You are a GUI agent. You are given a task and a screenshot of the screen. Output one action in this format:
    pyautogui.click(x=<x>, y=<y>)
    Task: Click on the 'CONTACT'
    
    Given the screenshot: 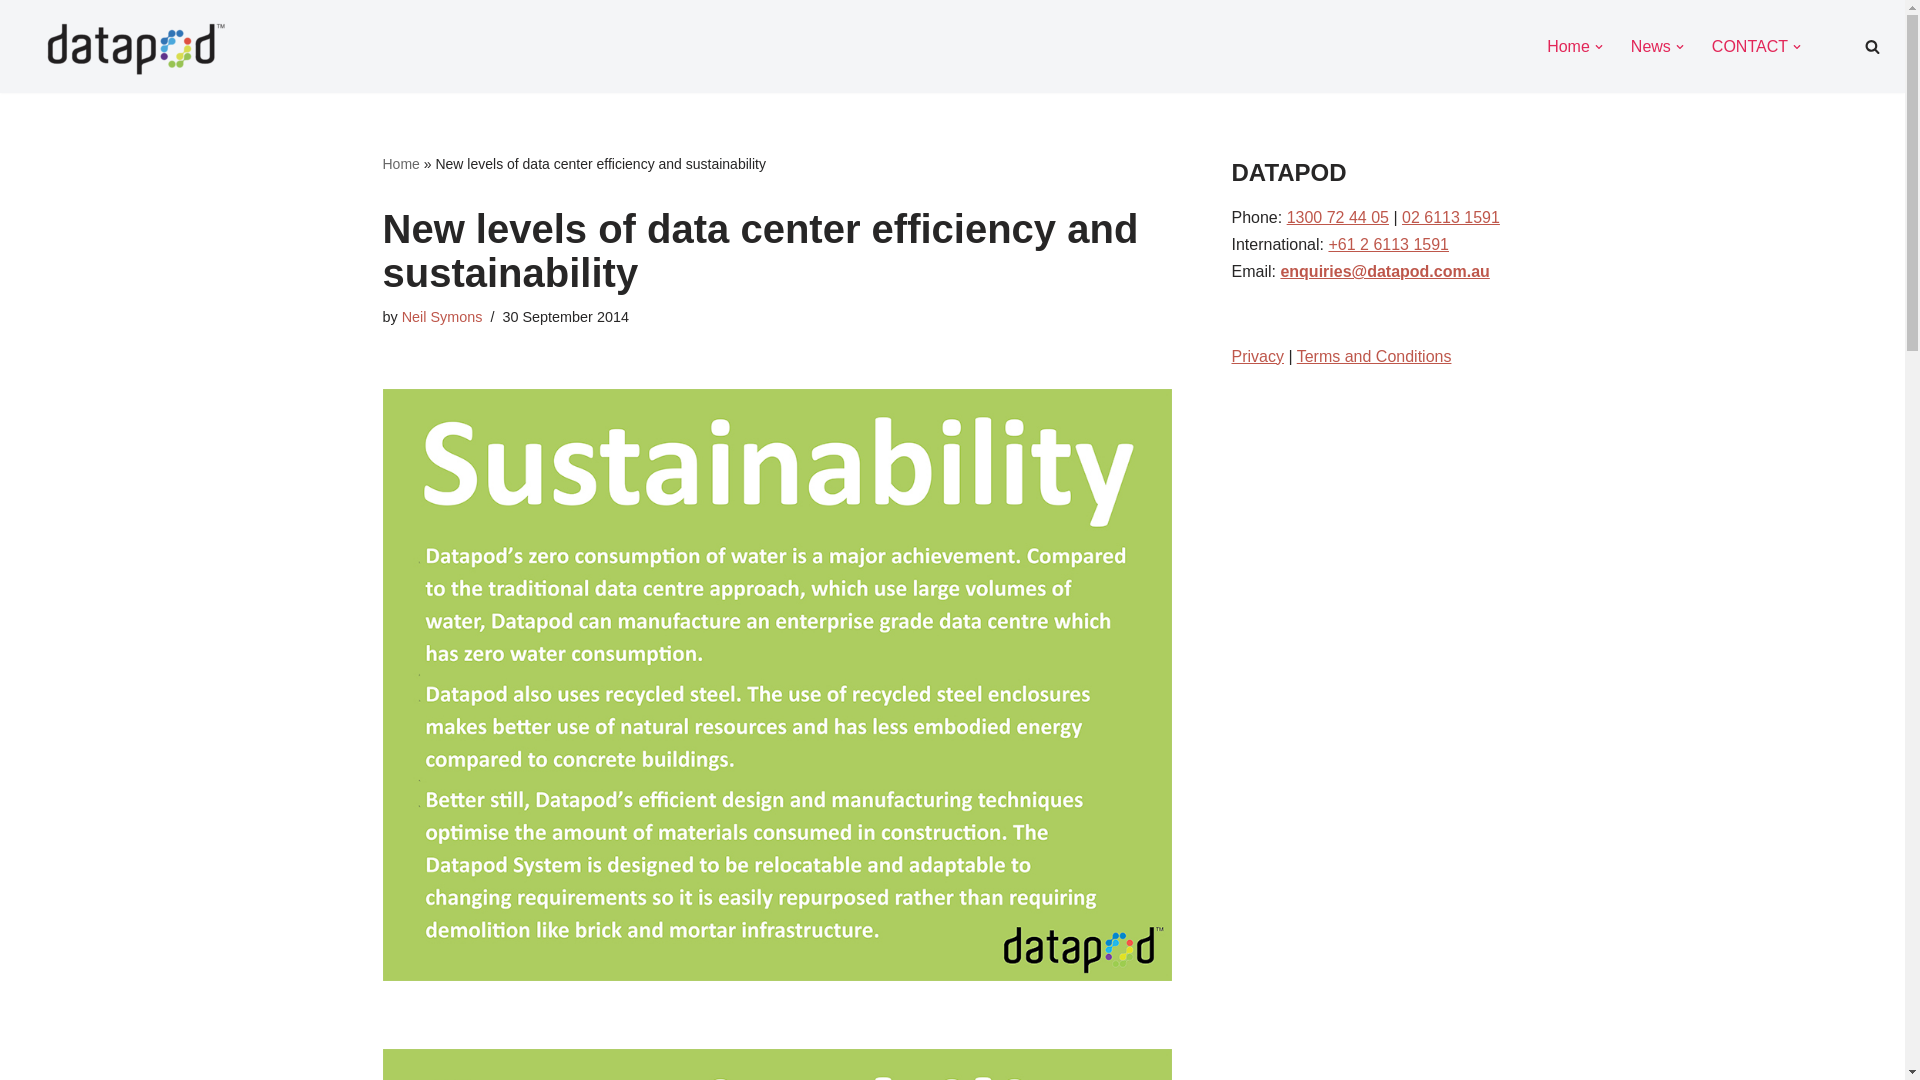 What is the action you would take?
    pyautogui.click(x=1749, y=45)
    